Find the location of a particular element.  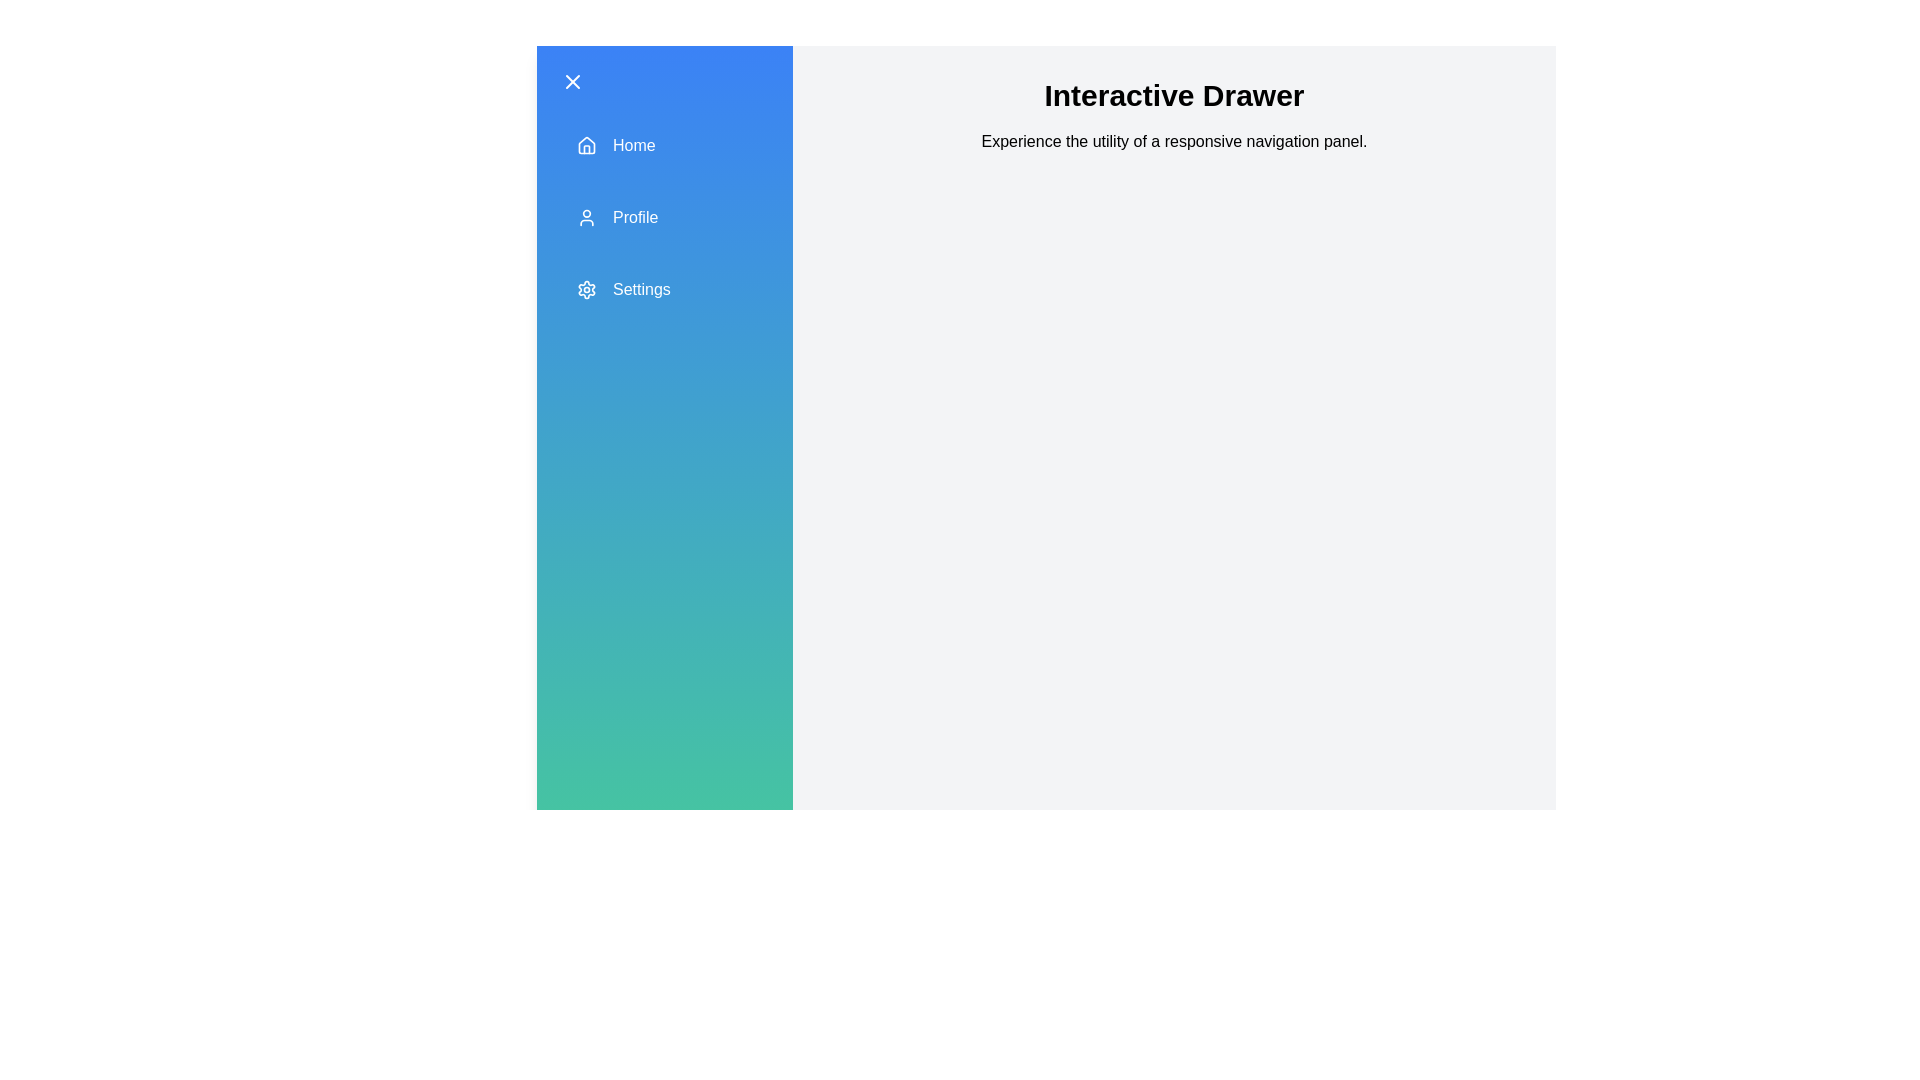

the drawer item labeled Home to observe the hover effect is located at coordinates (665, 145).